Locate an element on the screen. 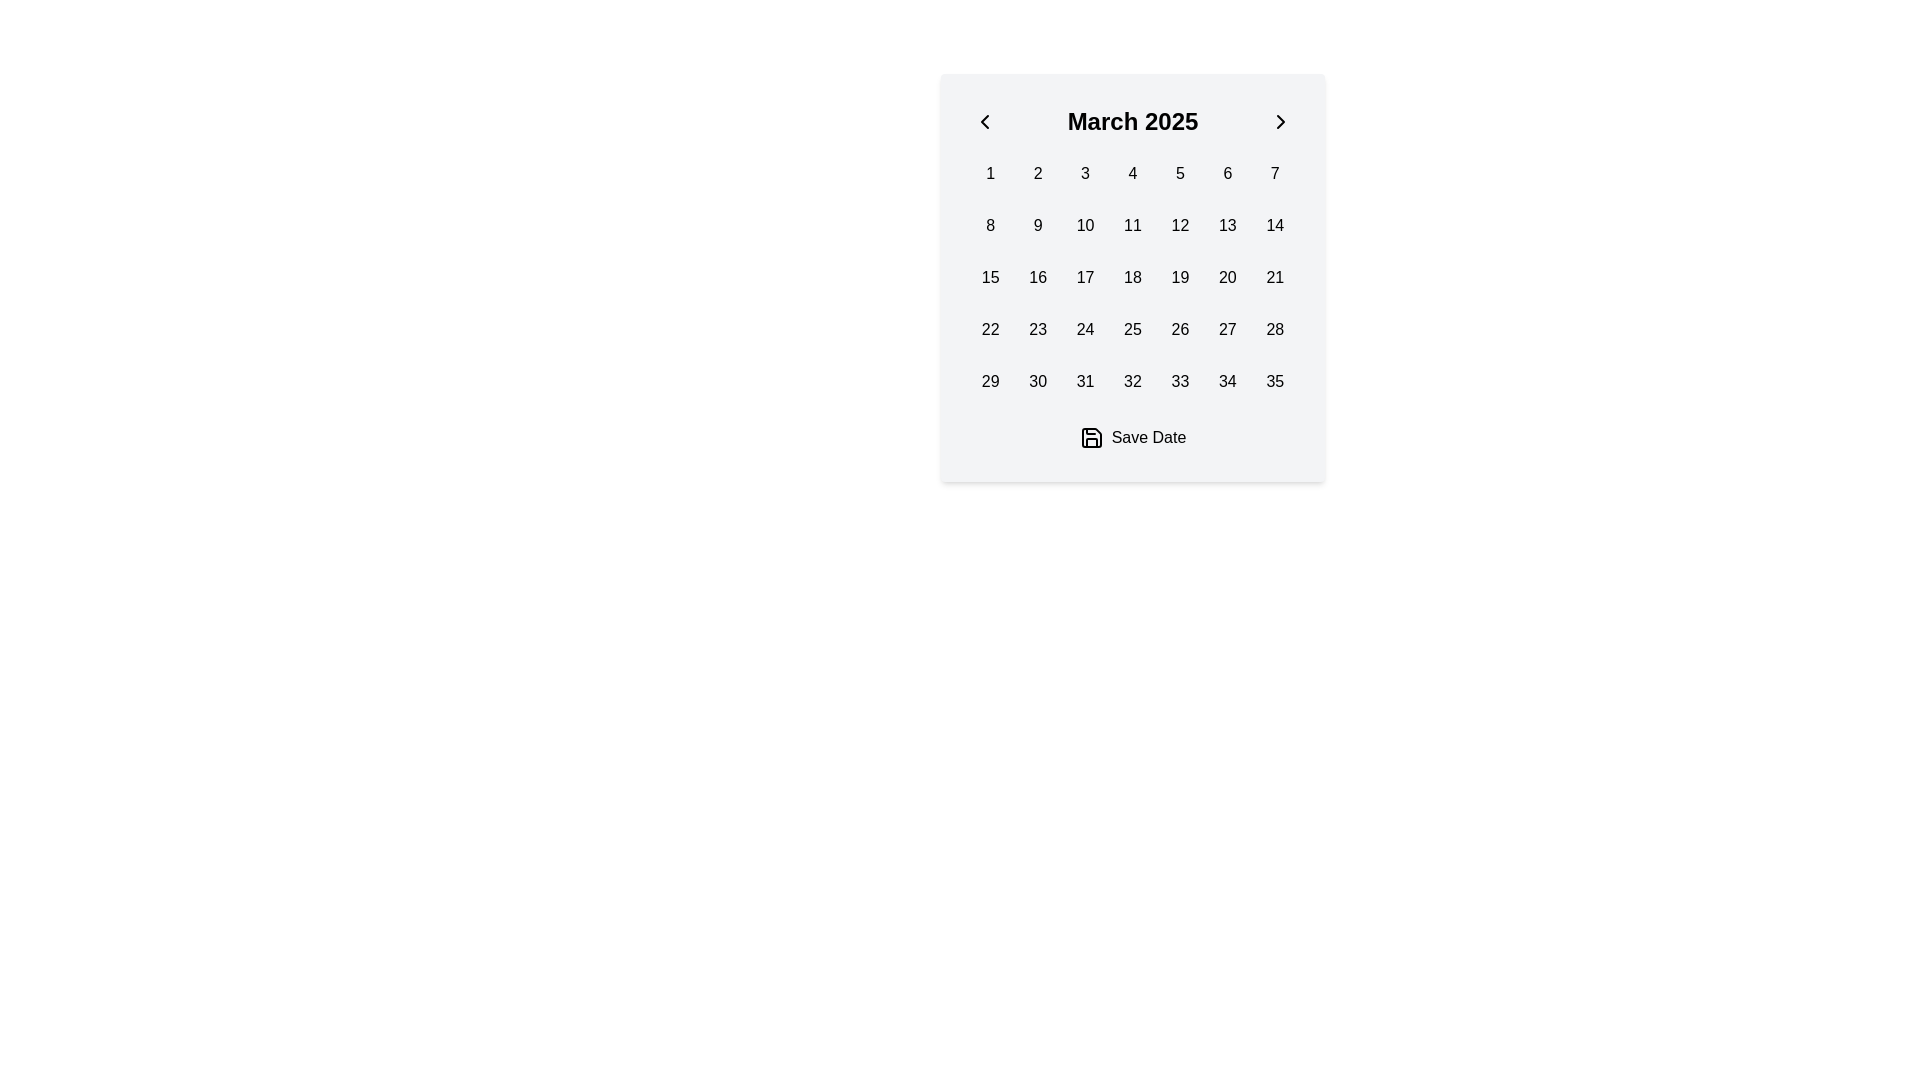 The width and height of the screenshot is (1920, 1080). the interactive calendar day item displaying the number '18' for March 2025 is located at coordinates (1132, 277).